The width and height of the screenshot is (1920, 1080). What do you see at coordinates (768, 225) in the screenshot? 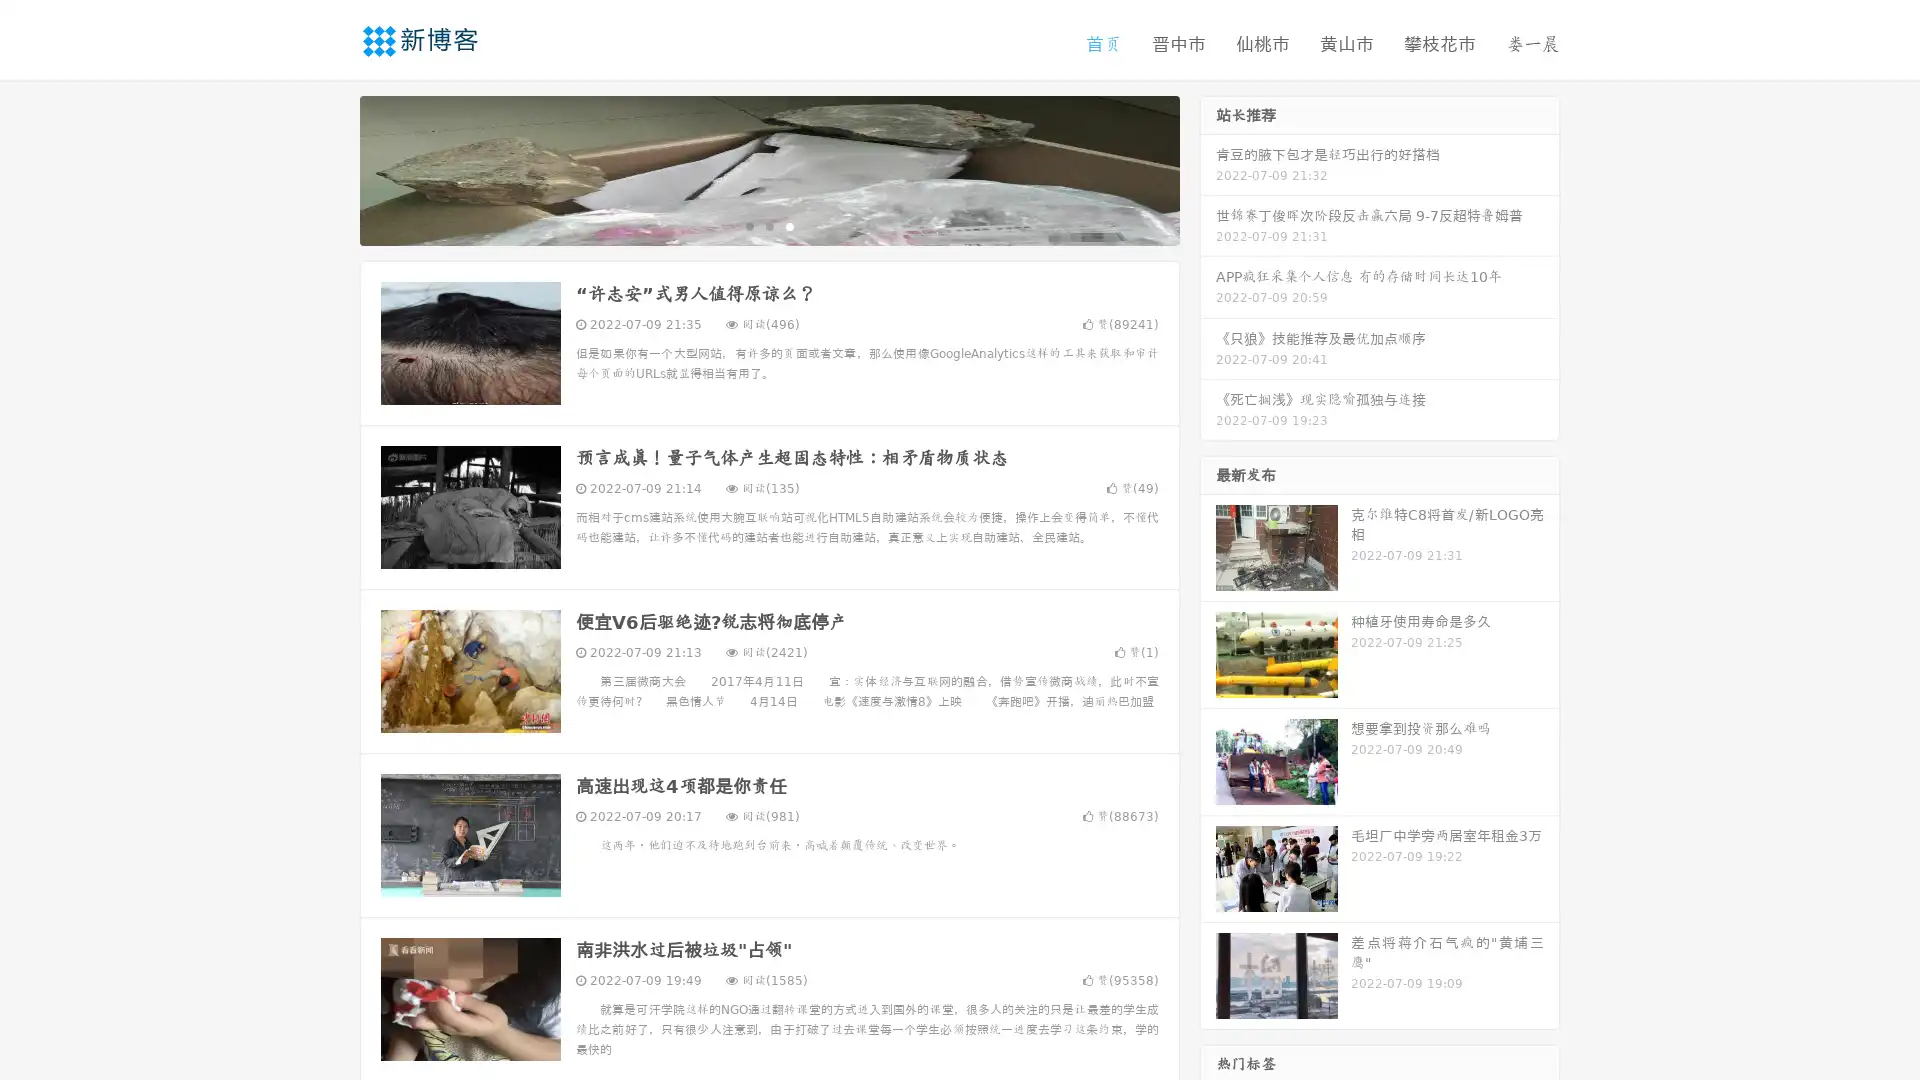
I see `Go to slide 2` at bounding box center [768, 225].